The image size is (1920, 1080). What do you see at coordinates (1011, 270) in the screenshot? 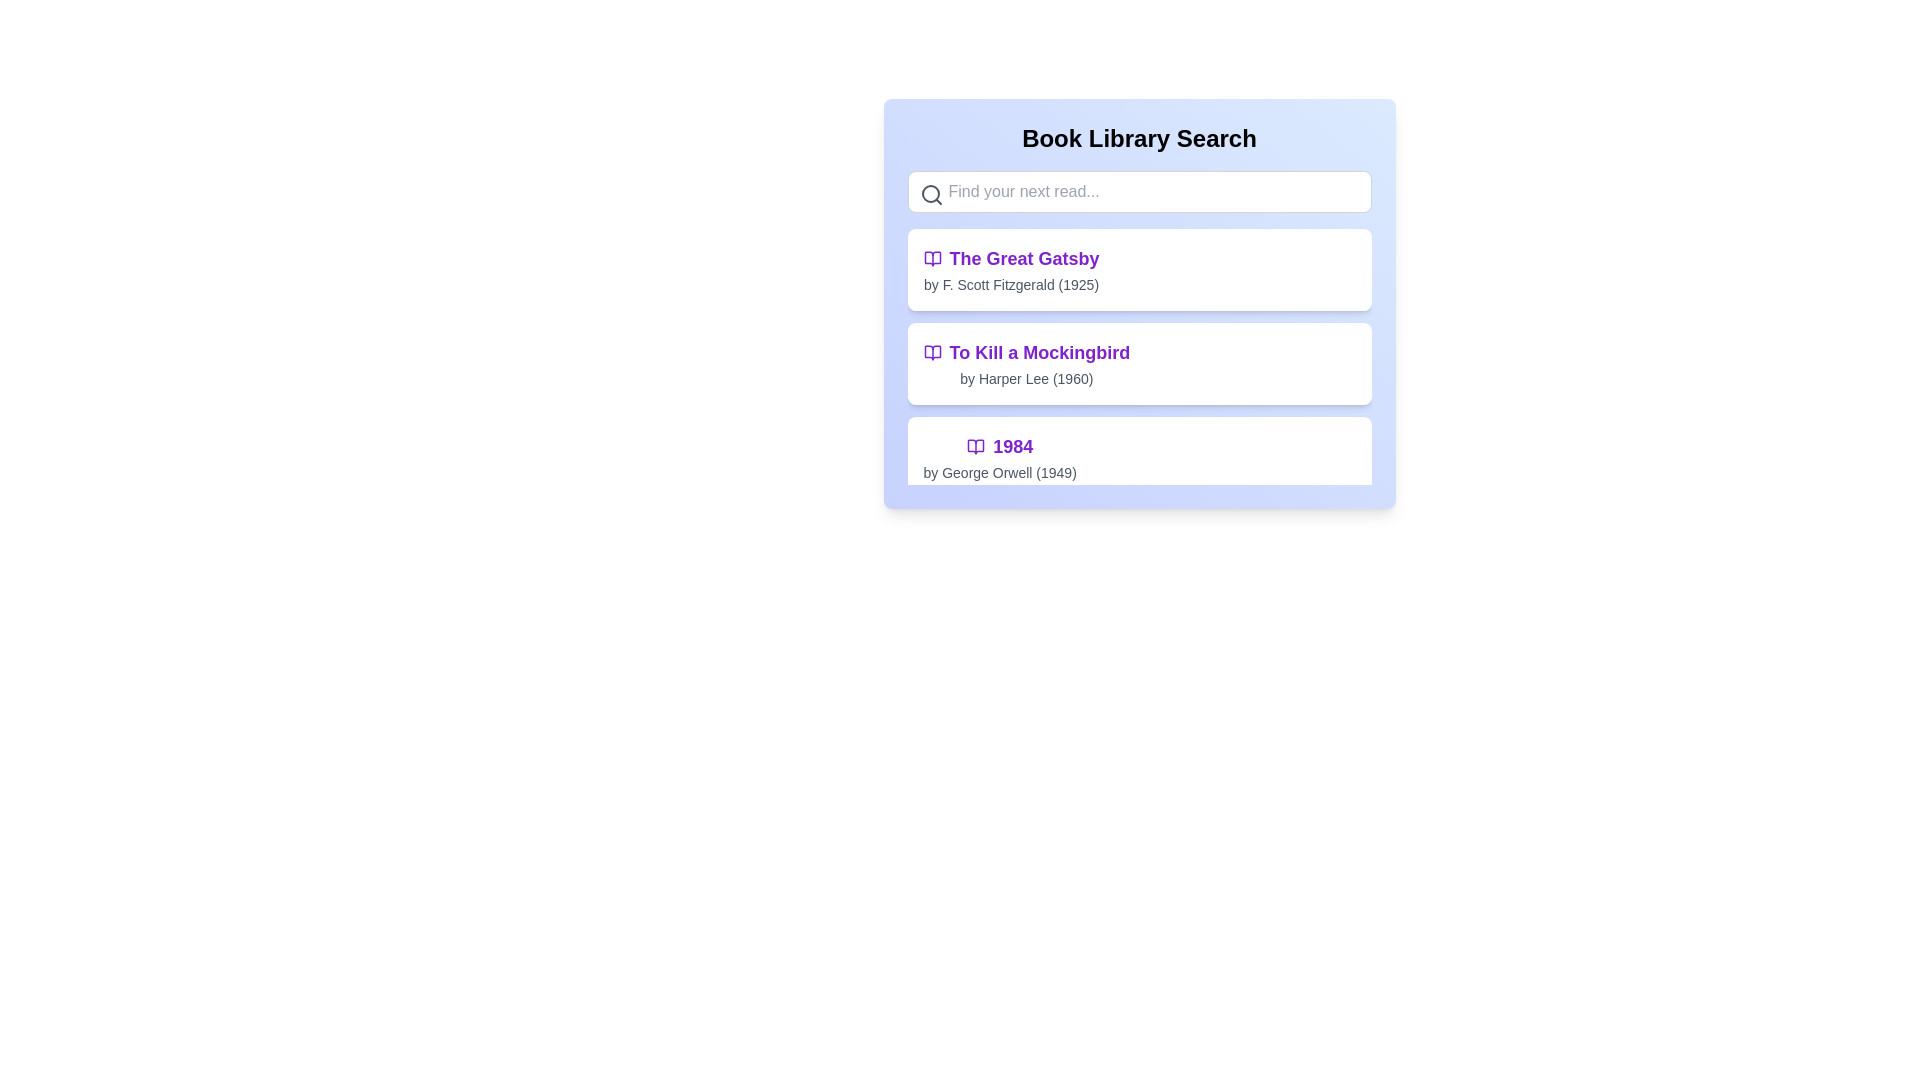
I see `the text element representing the book 'The Great Gatsby' by F. Scott Fitzgerald to read its details` at bounding box center [1011, 270].